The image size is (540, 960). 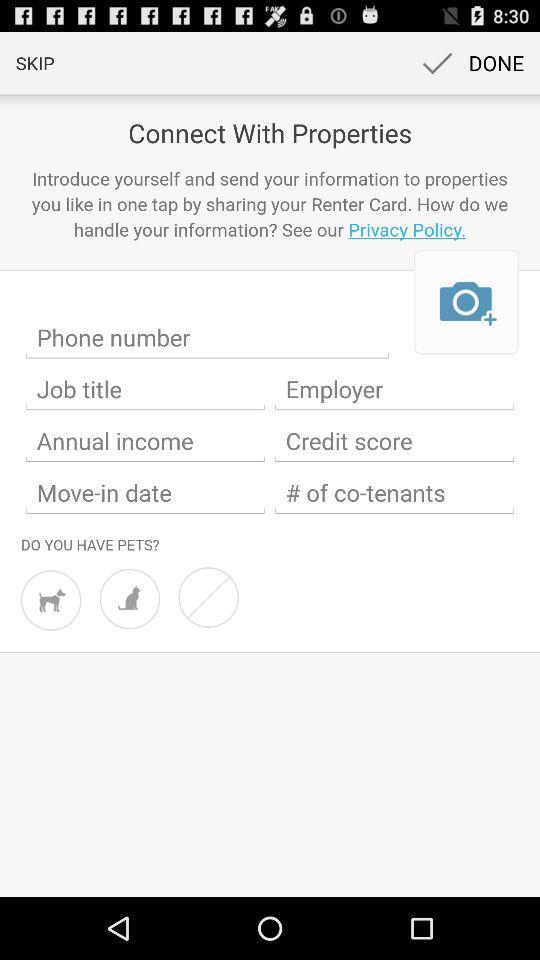 I want to click on check here if you have any cats, so click(x=129, y=599).